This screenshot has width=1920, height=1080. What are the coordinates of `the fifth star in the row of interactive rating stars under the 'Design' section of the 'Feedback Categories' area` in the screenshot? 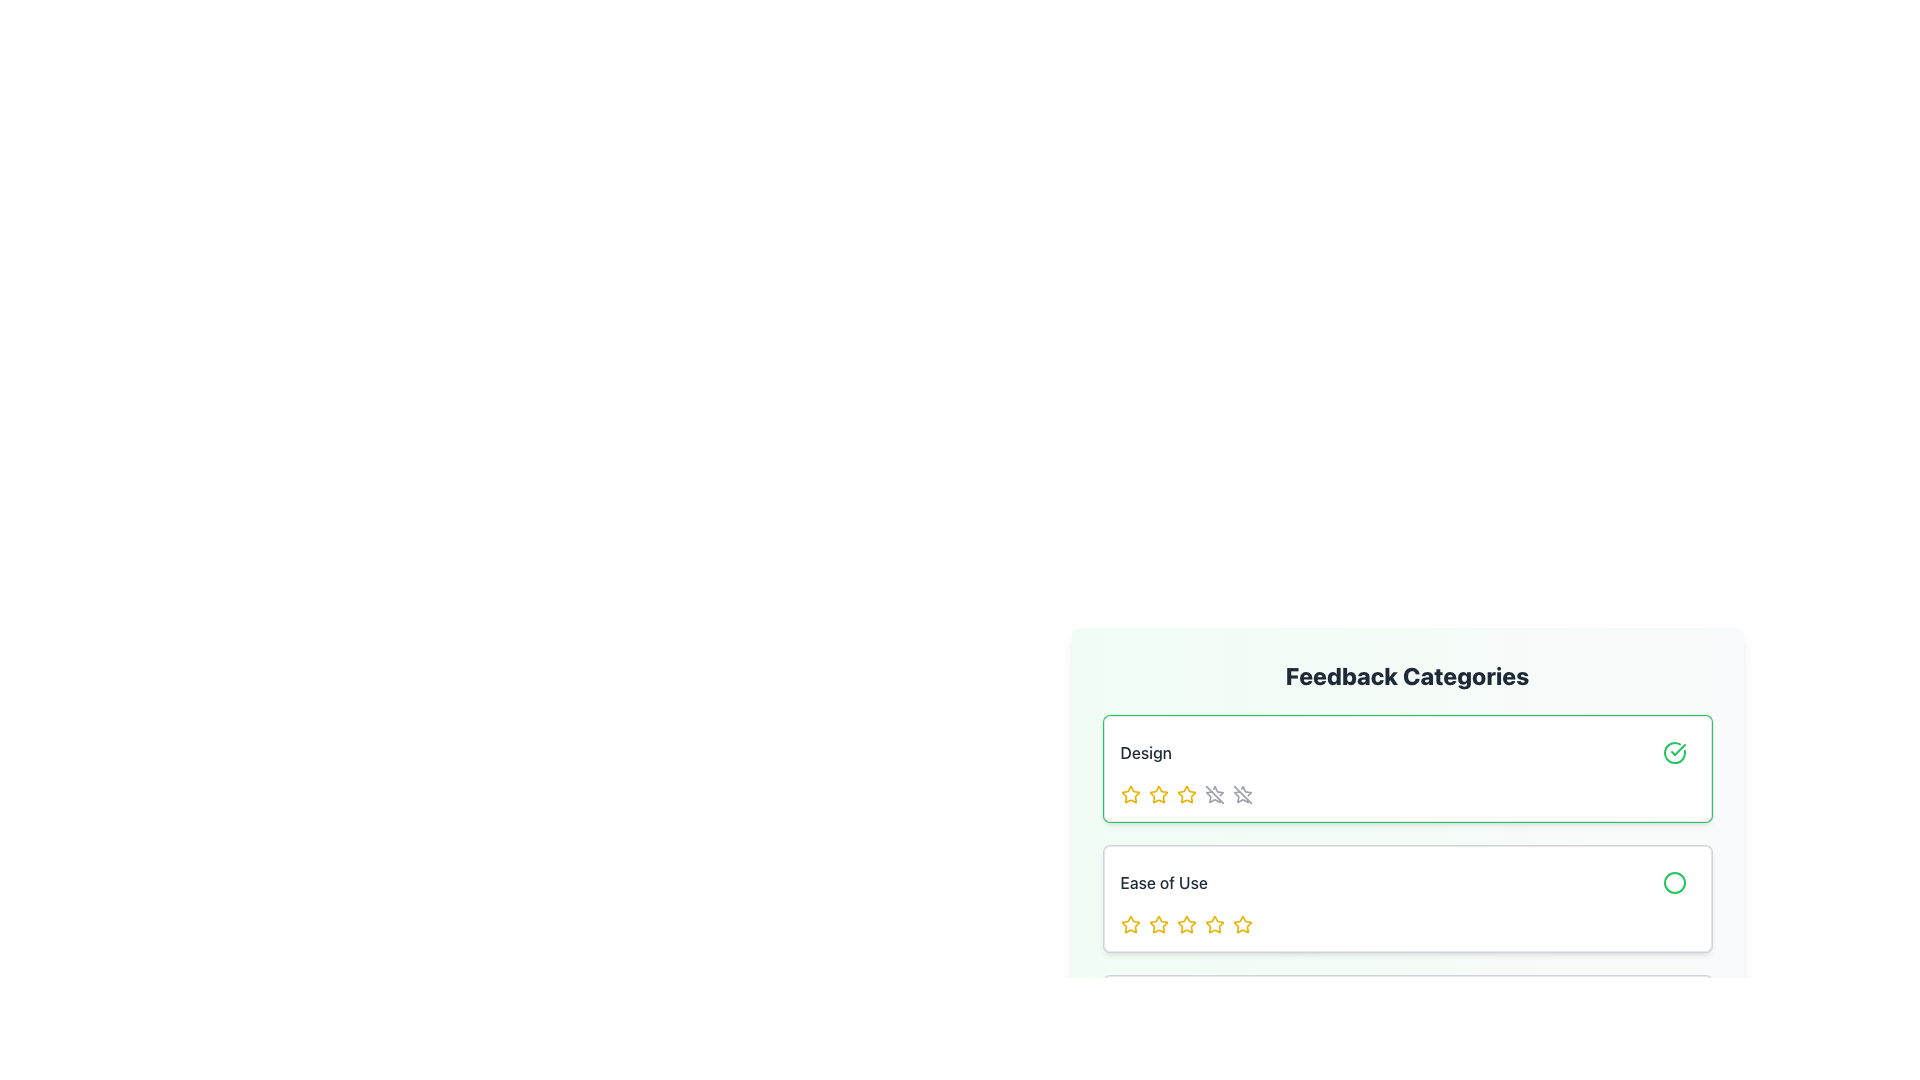 It's located at (1241, 793).